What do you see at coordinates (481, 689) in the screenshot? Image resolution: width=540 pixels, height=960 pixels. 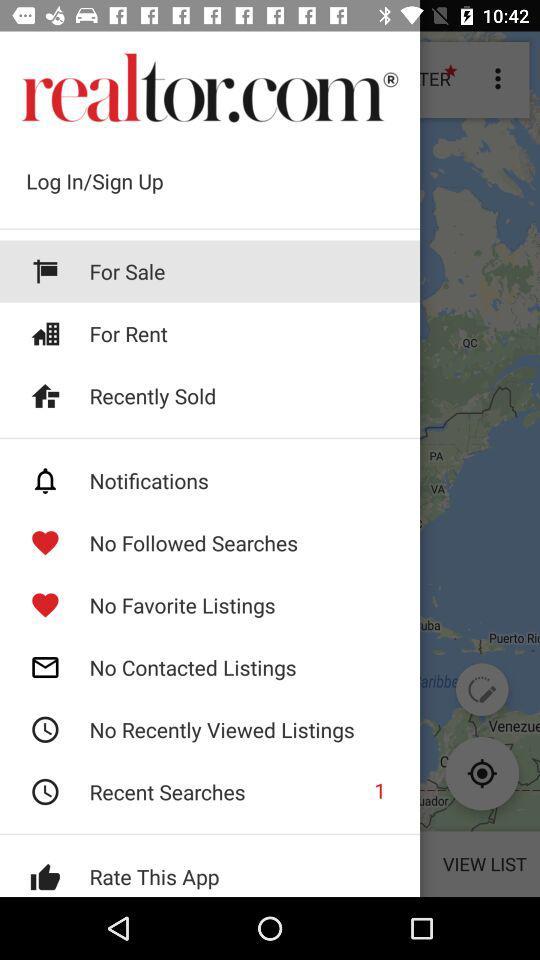 I see `the edit icon` at bounding box center [481, 689].